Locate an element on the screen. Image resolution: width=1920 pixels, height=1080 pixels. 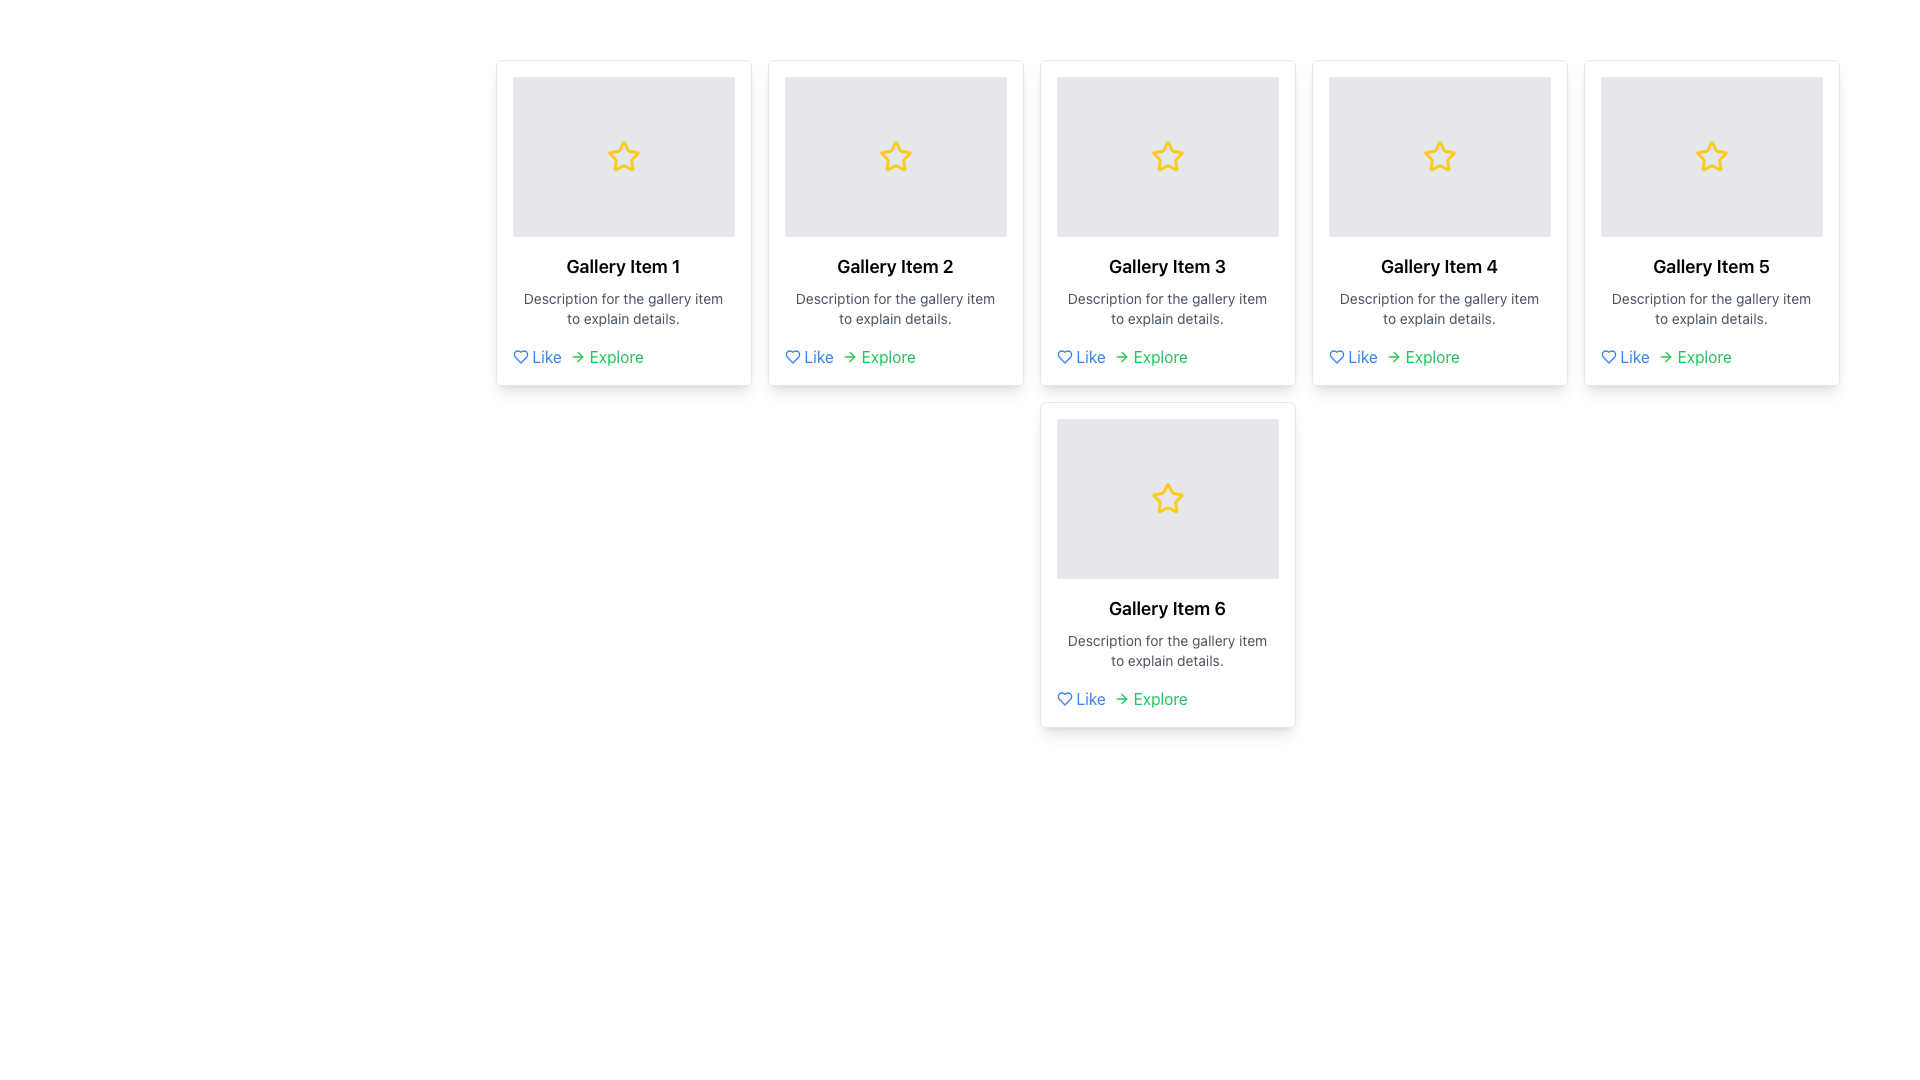
the star icon located at the top of 'Gallery Item 1' to indicate a favorite or rating is located at coordinates (622, 155).